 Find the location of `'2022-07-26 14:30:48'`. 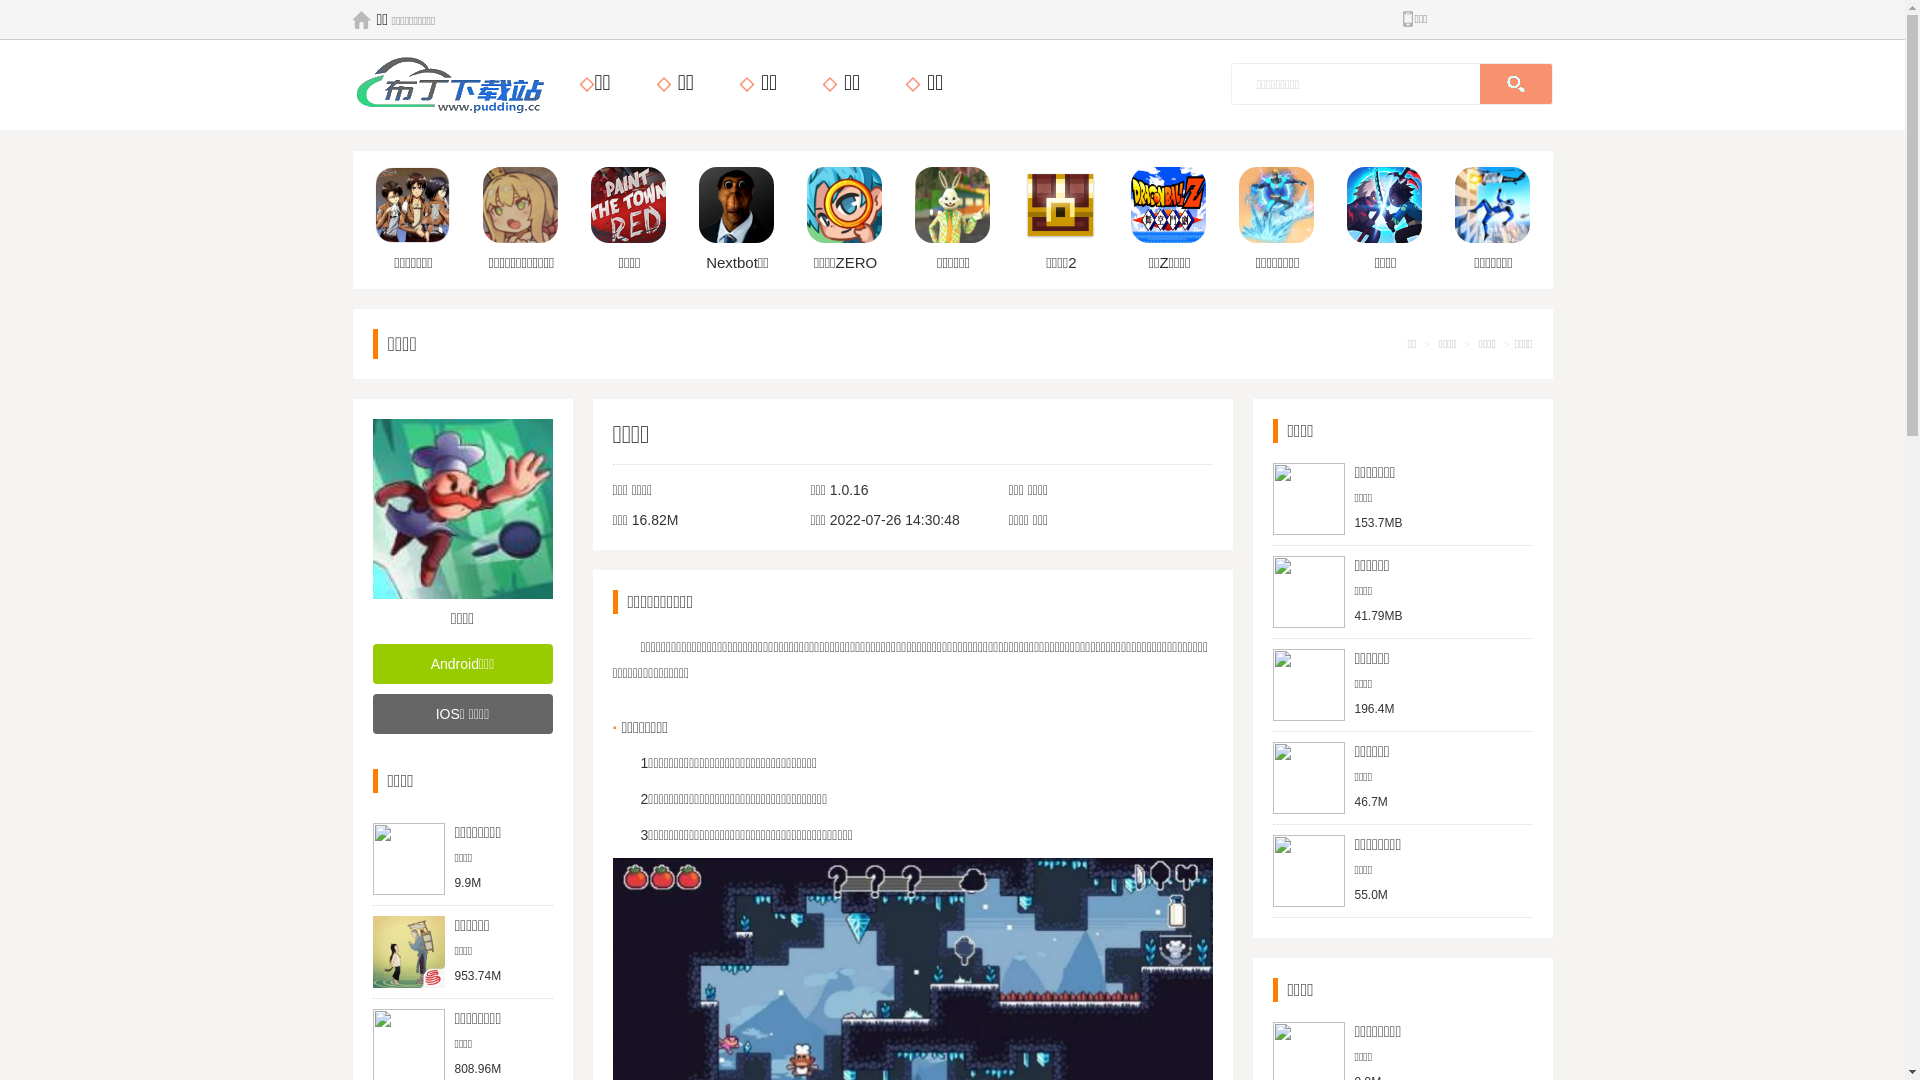

'2022-07-26 14:30:48' is located at coordinates (893, 519).